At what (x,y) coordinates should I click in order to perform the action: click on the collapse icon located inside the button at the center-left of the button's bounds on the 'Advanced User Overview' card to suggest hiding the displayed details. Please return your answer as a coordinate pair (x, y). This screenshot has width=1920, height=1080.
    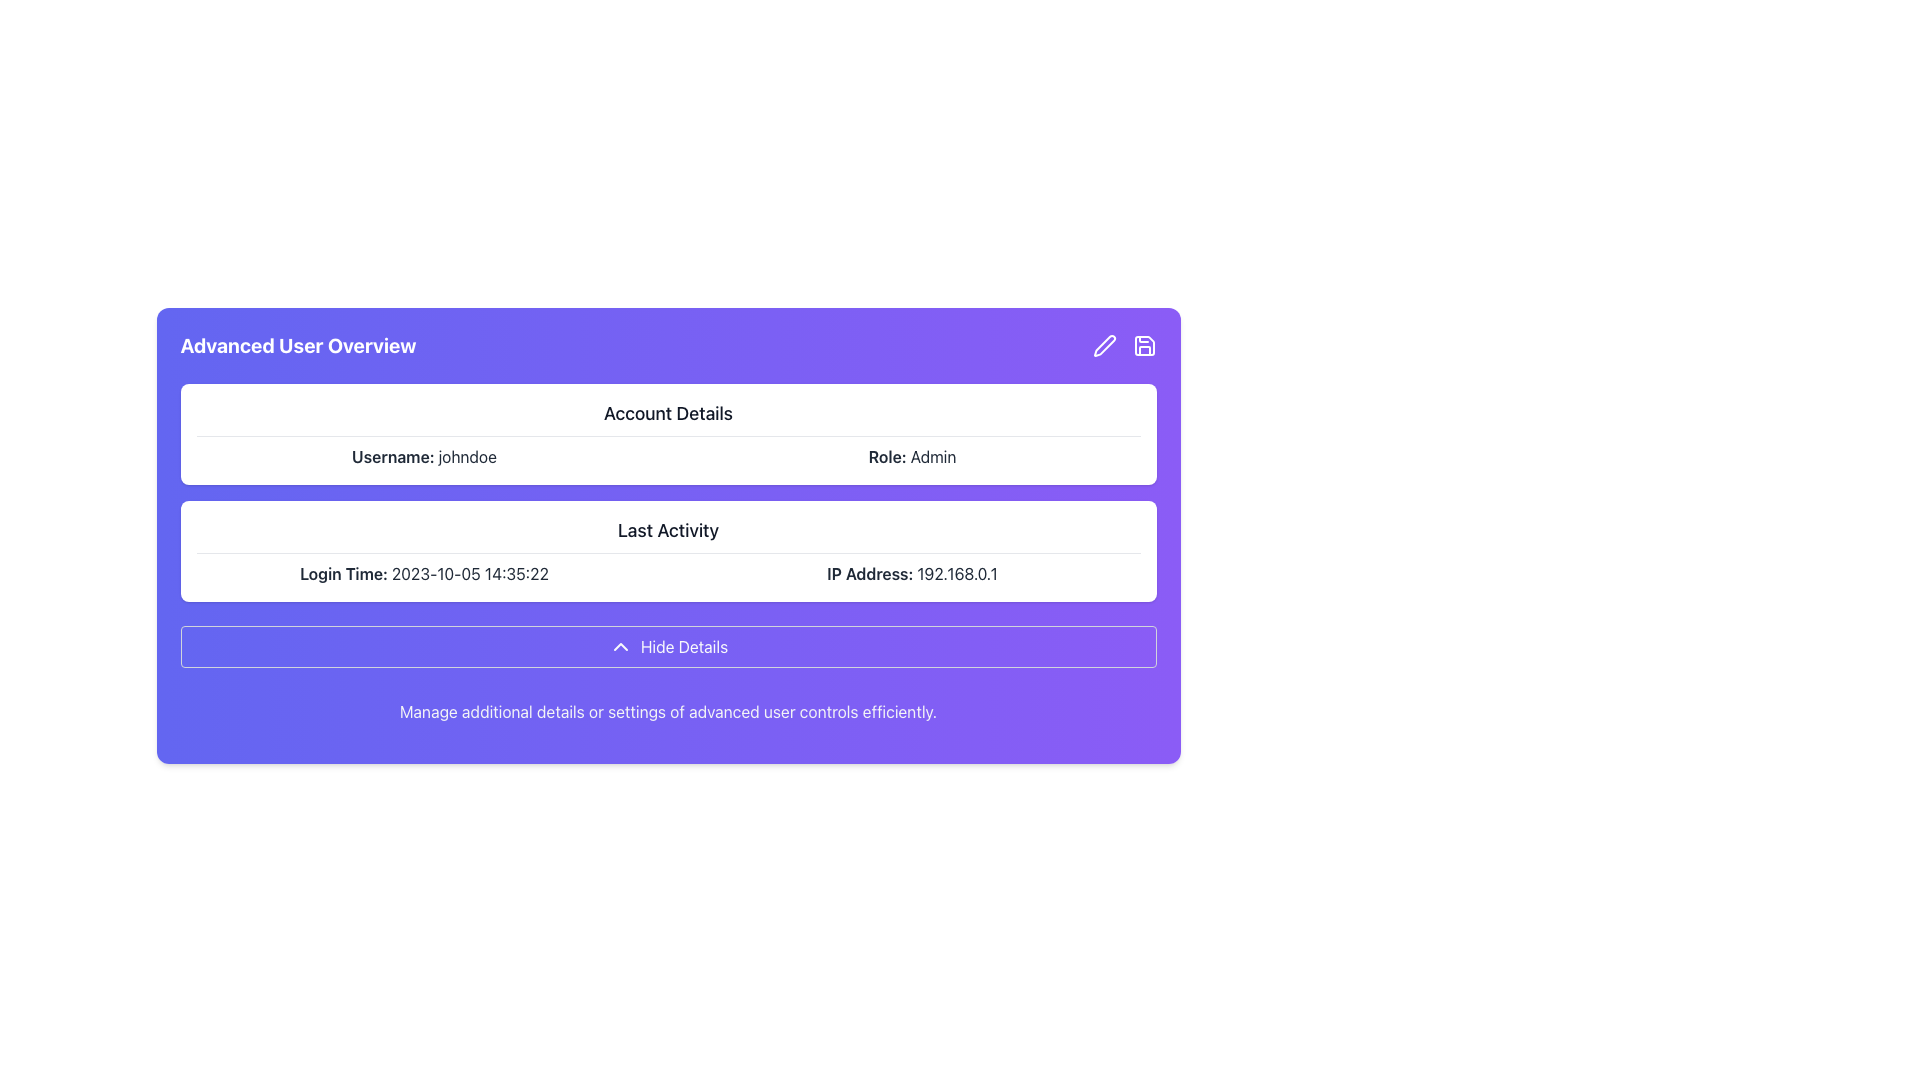
    Looking at the image, I should click on (619, 647).